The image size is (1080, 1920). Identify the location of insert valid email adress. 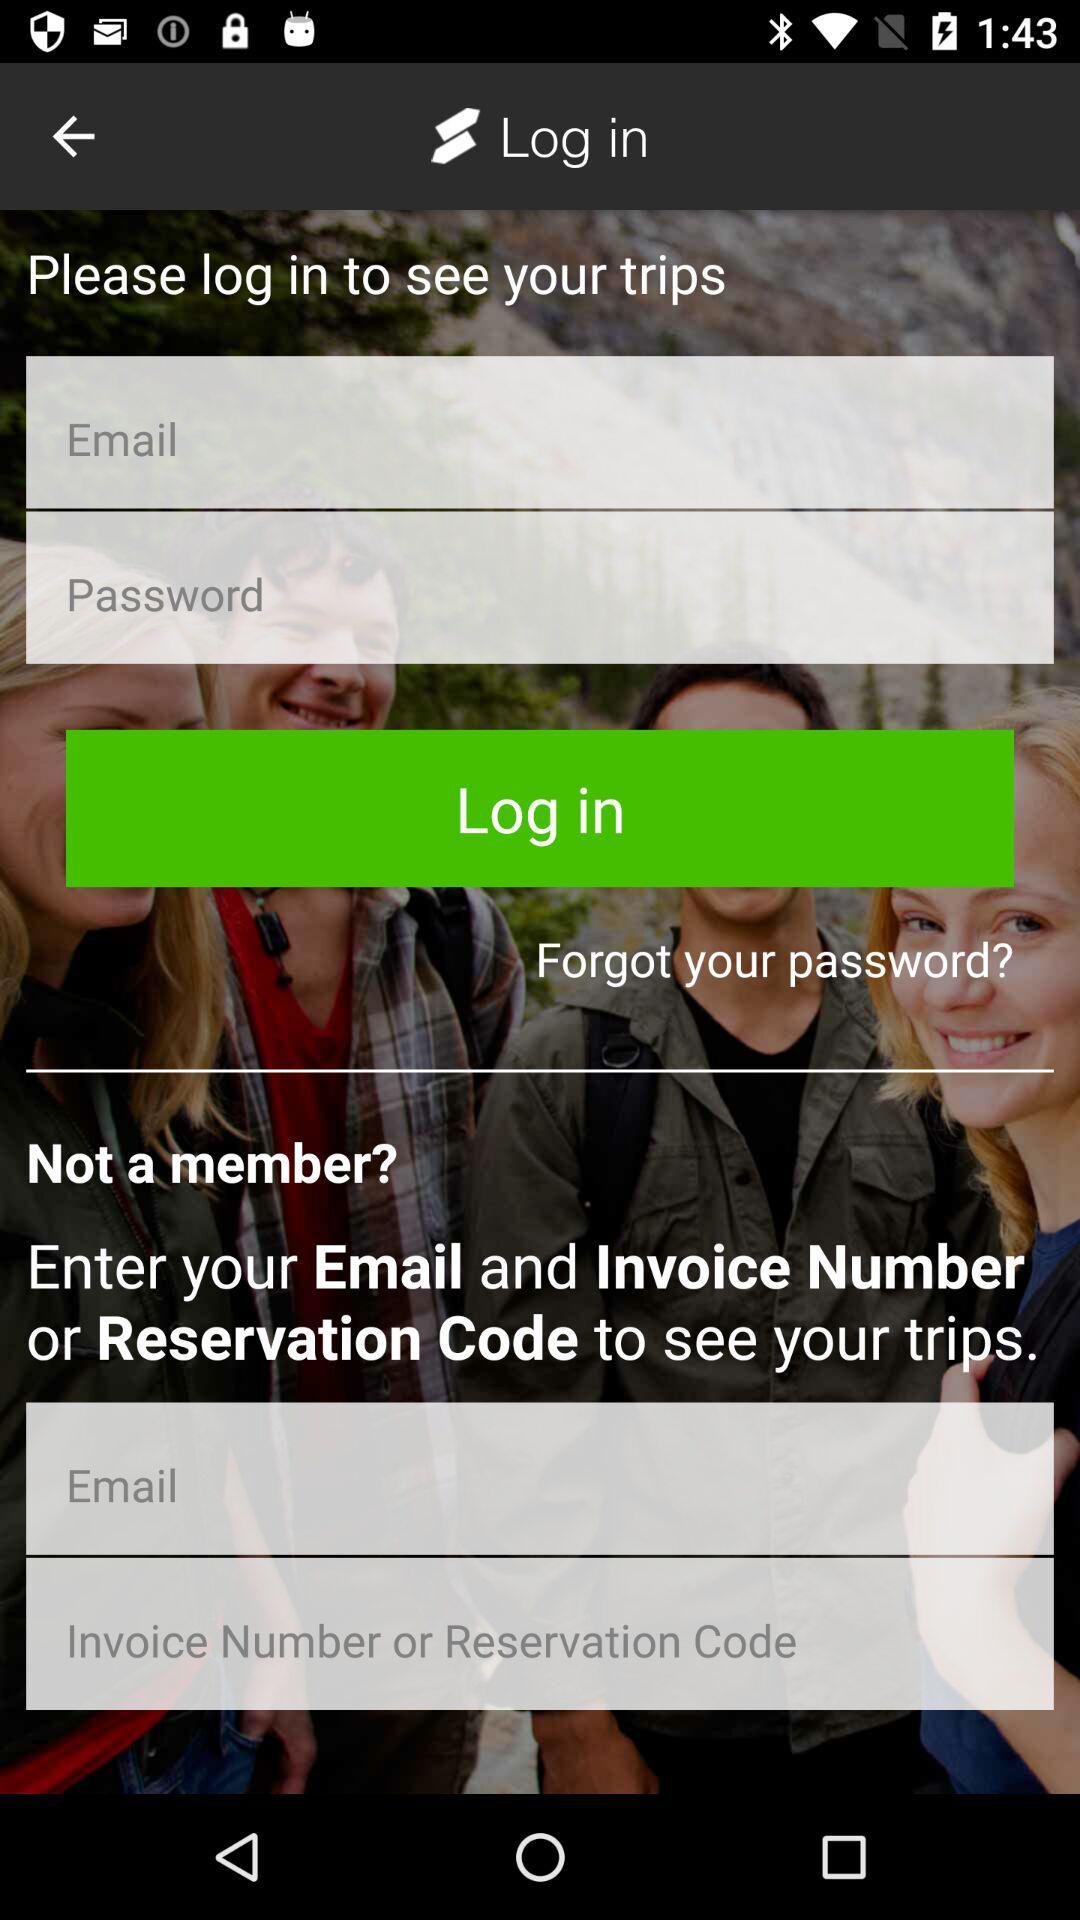
(540, 431).